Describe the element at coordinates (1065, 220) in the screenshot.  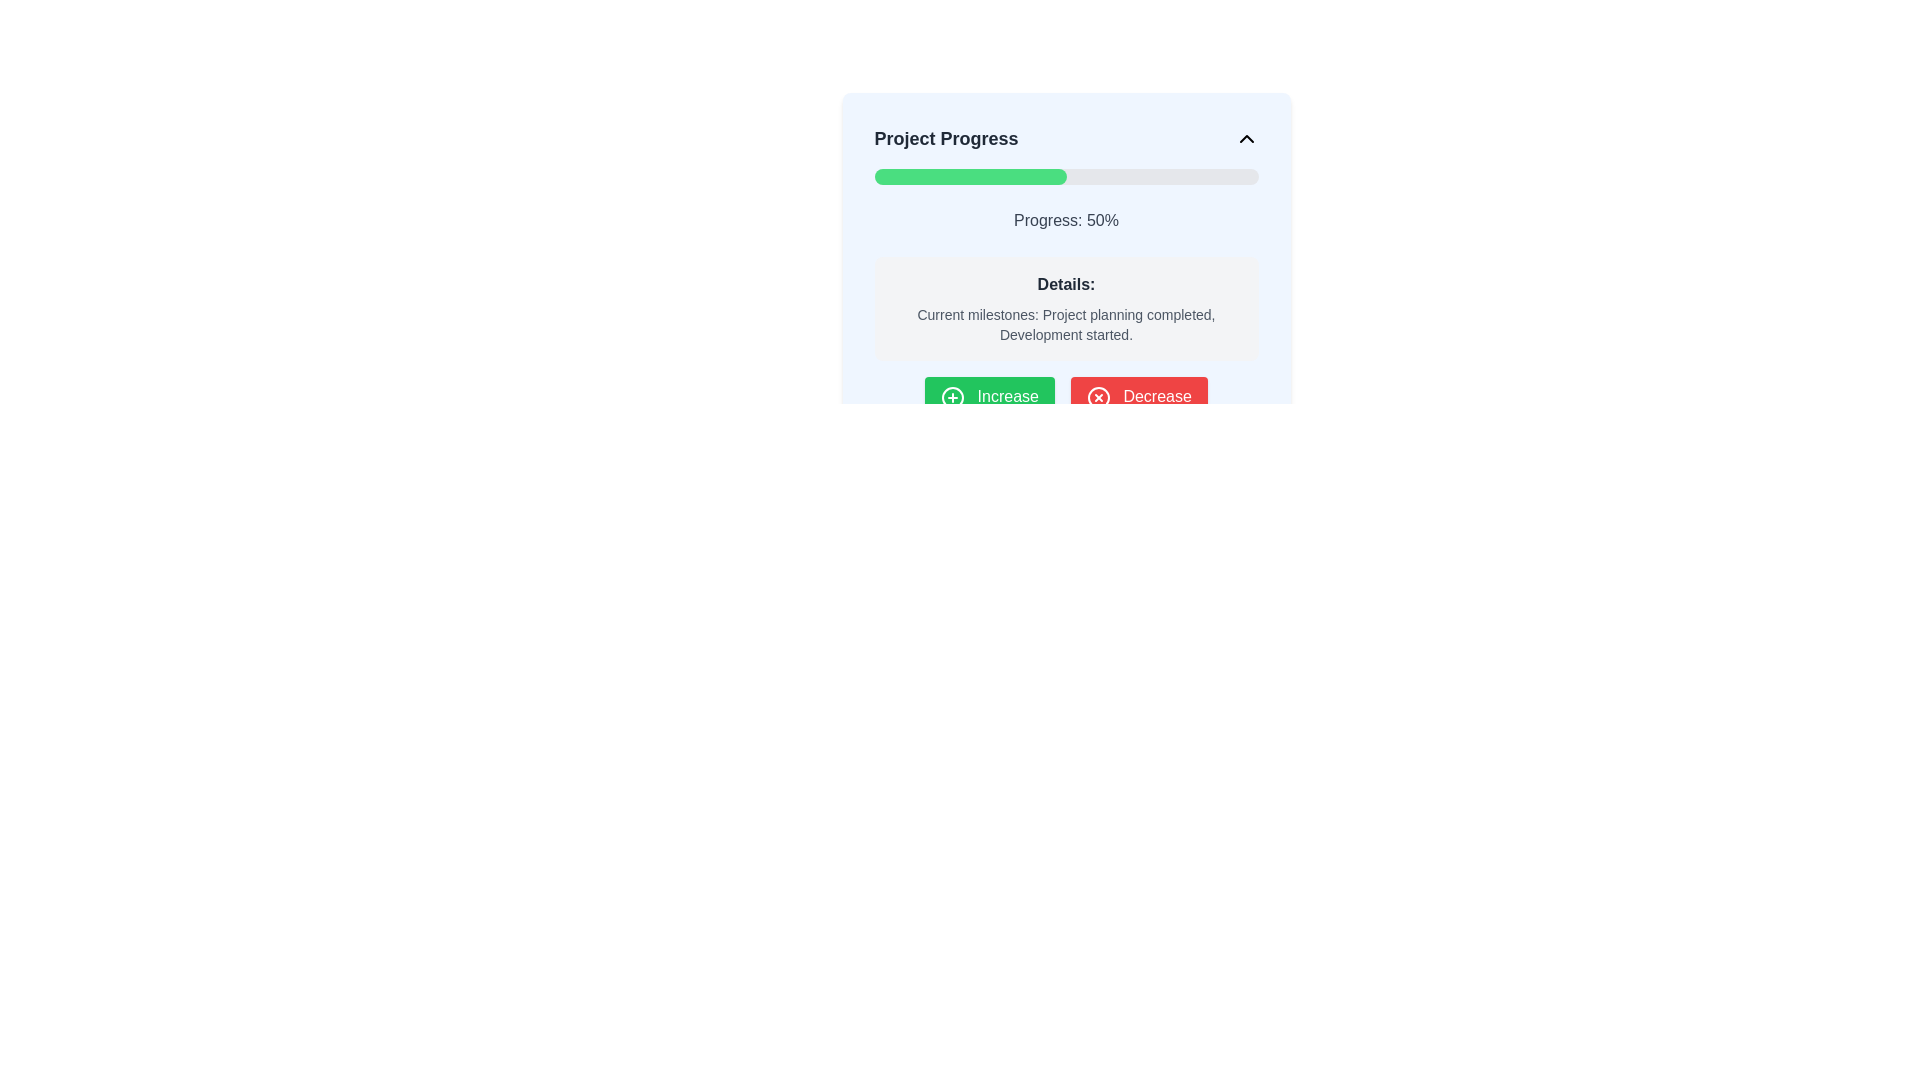
I see `the text label that reads 'Progress: 50%' which is styled in gray and centered within the 'Project Progress' card, located below the green progress bar` at that location.